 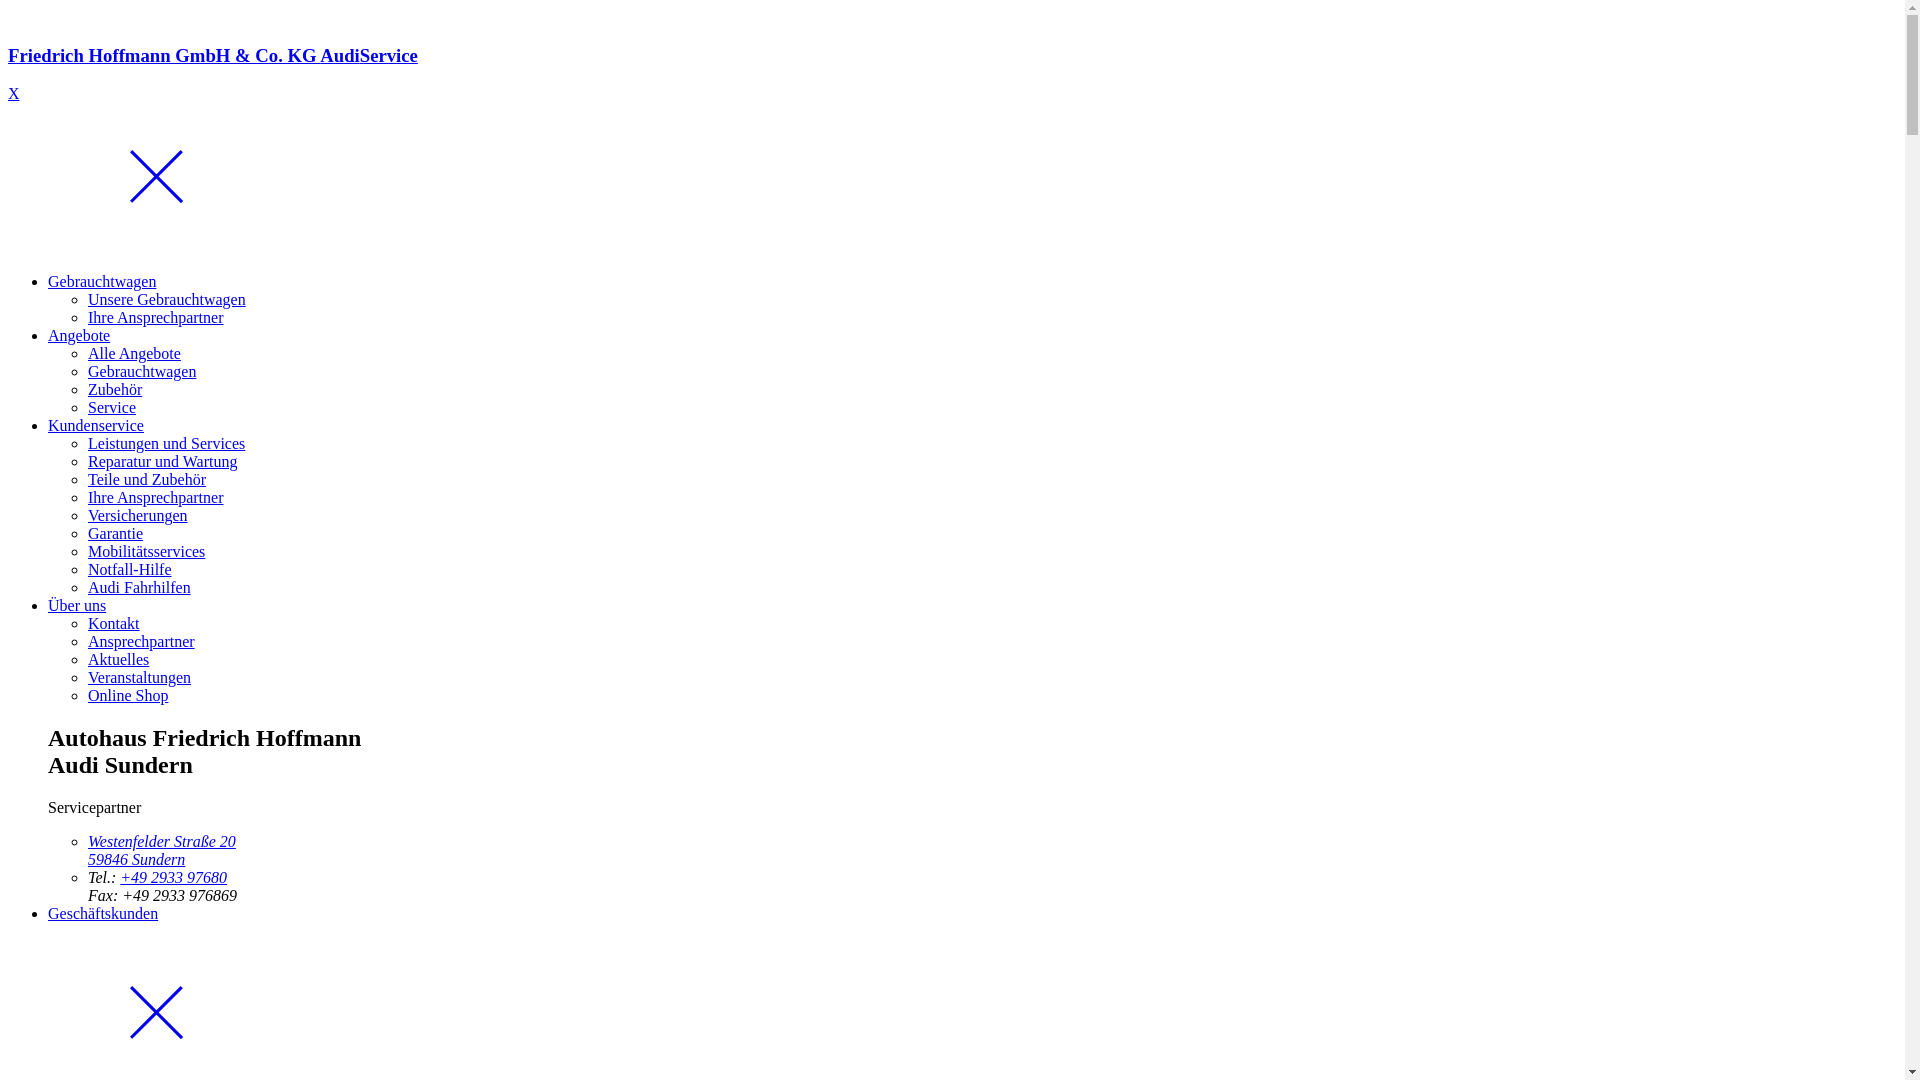 I want to click on 'Ihre Ansprechpartner', so click(x=155, y=496).